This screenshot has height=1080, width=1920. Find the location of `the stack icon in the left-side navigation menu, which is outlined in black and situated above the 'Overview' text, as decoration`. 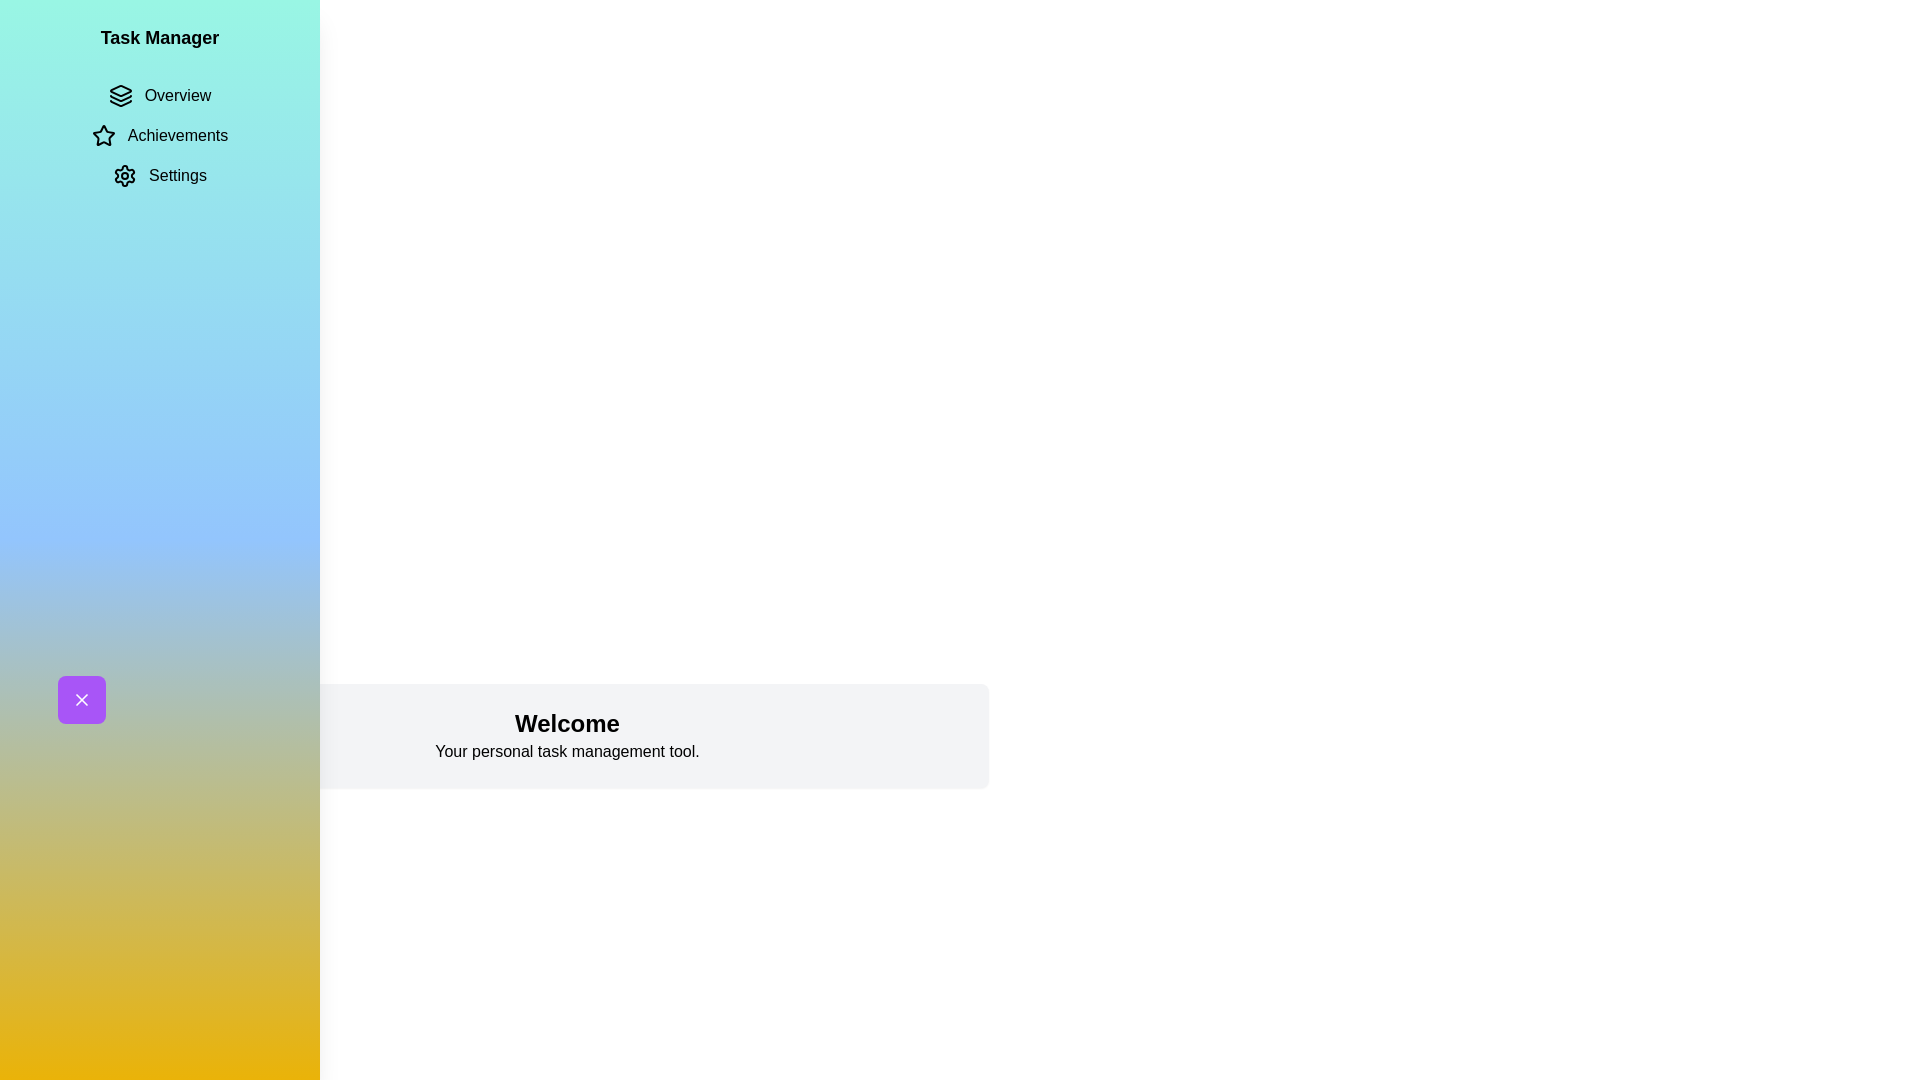

the stack icon in the left-side navigation menu, which is outlined in black and situated above the 'Overview' text, as decoration is located at coordinates (119, 96).